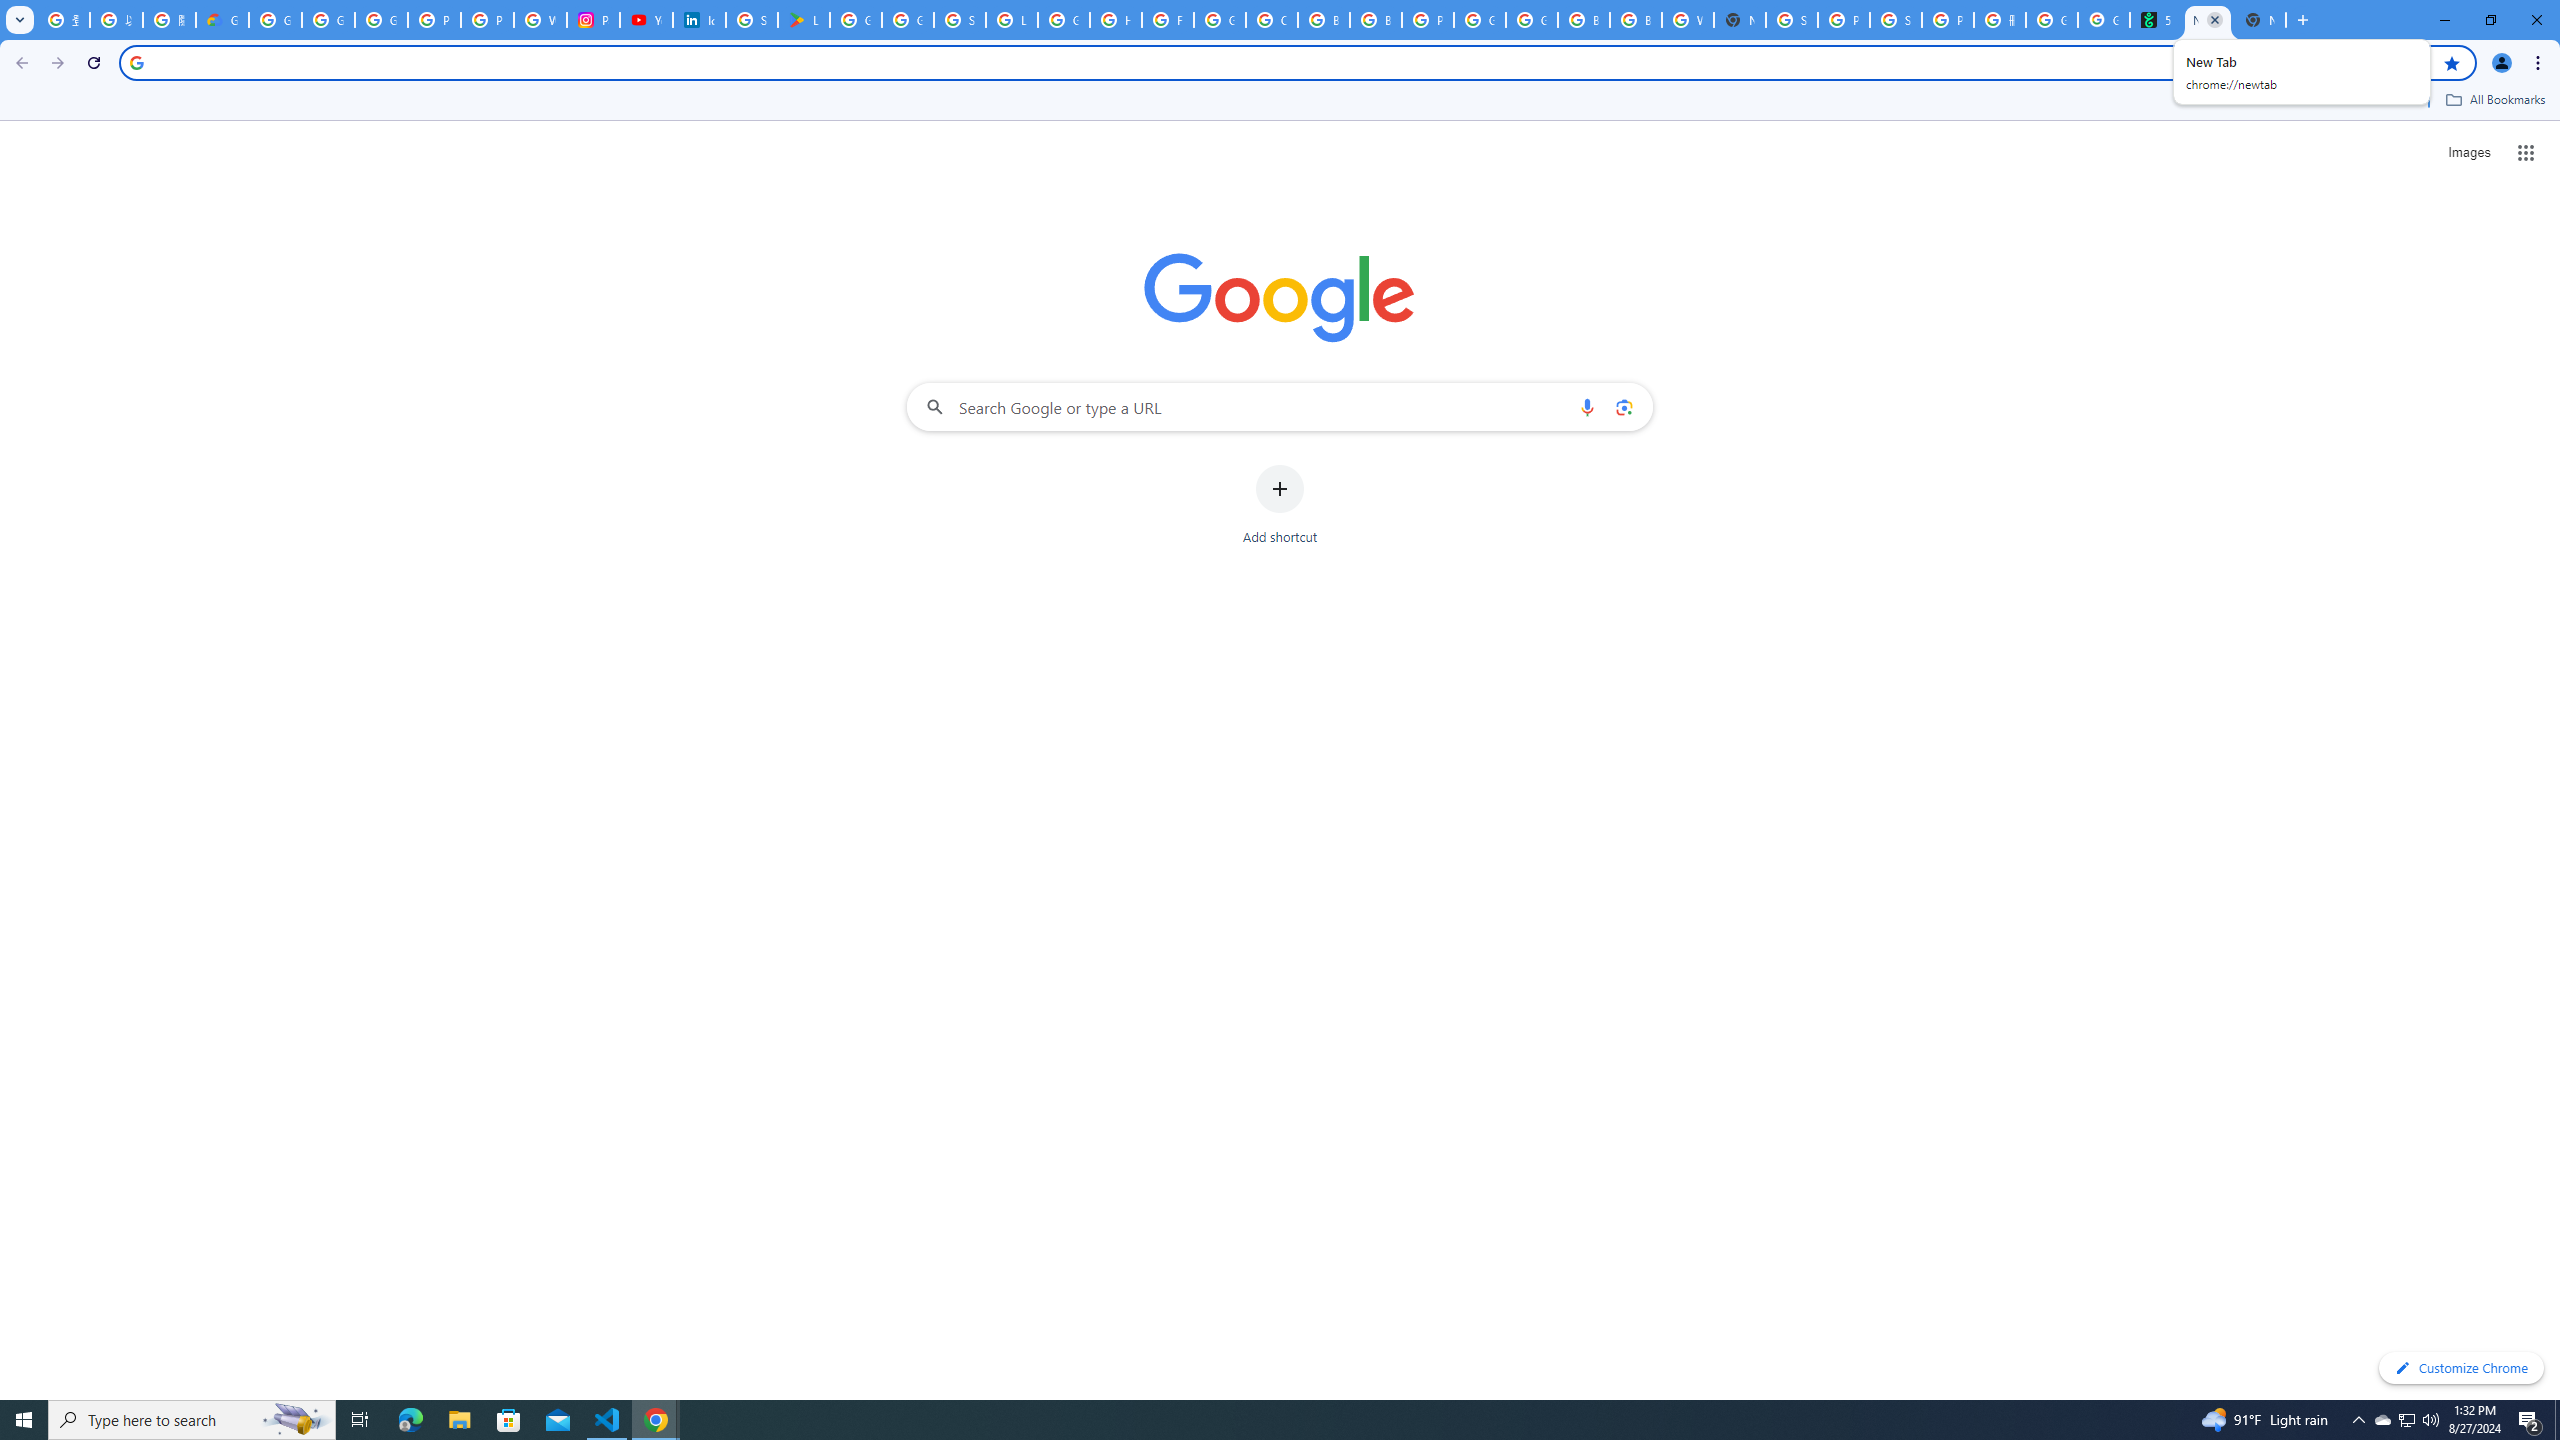 This screenshot has height=1440, width=2560. I want to click on 'Google Workspace - Specific Terms', so click(906, 19).